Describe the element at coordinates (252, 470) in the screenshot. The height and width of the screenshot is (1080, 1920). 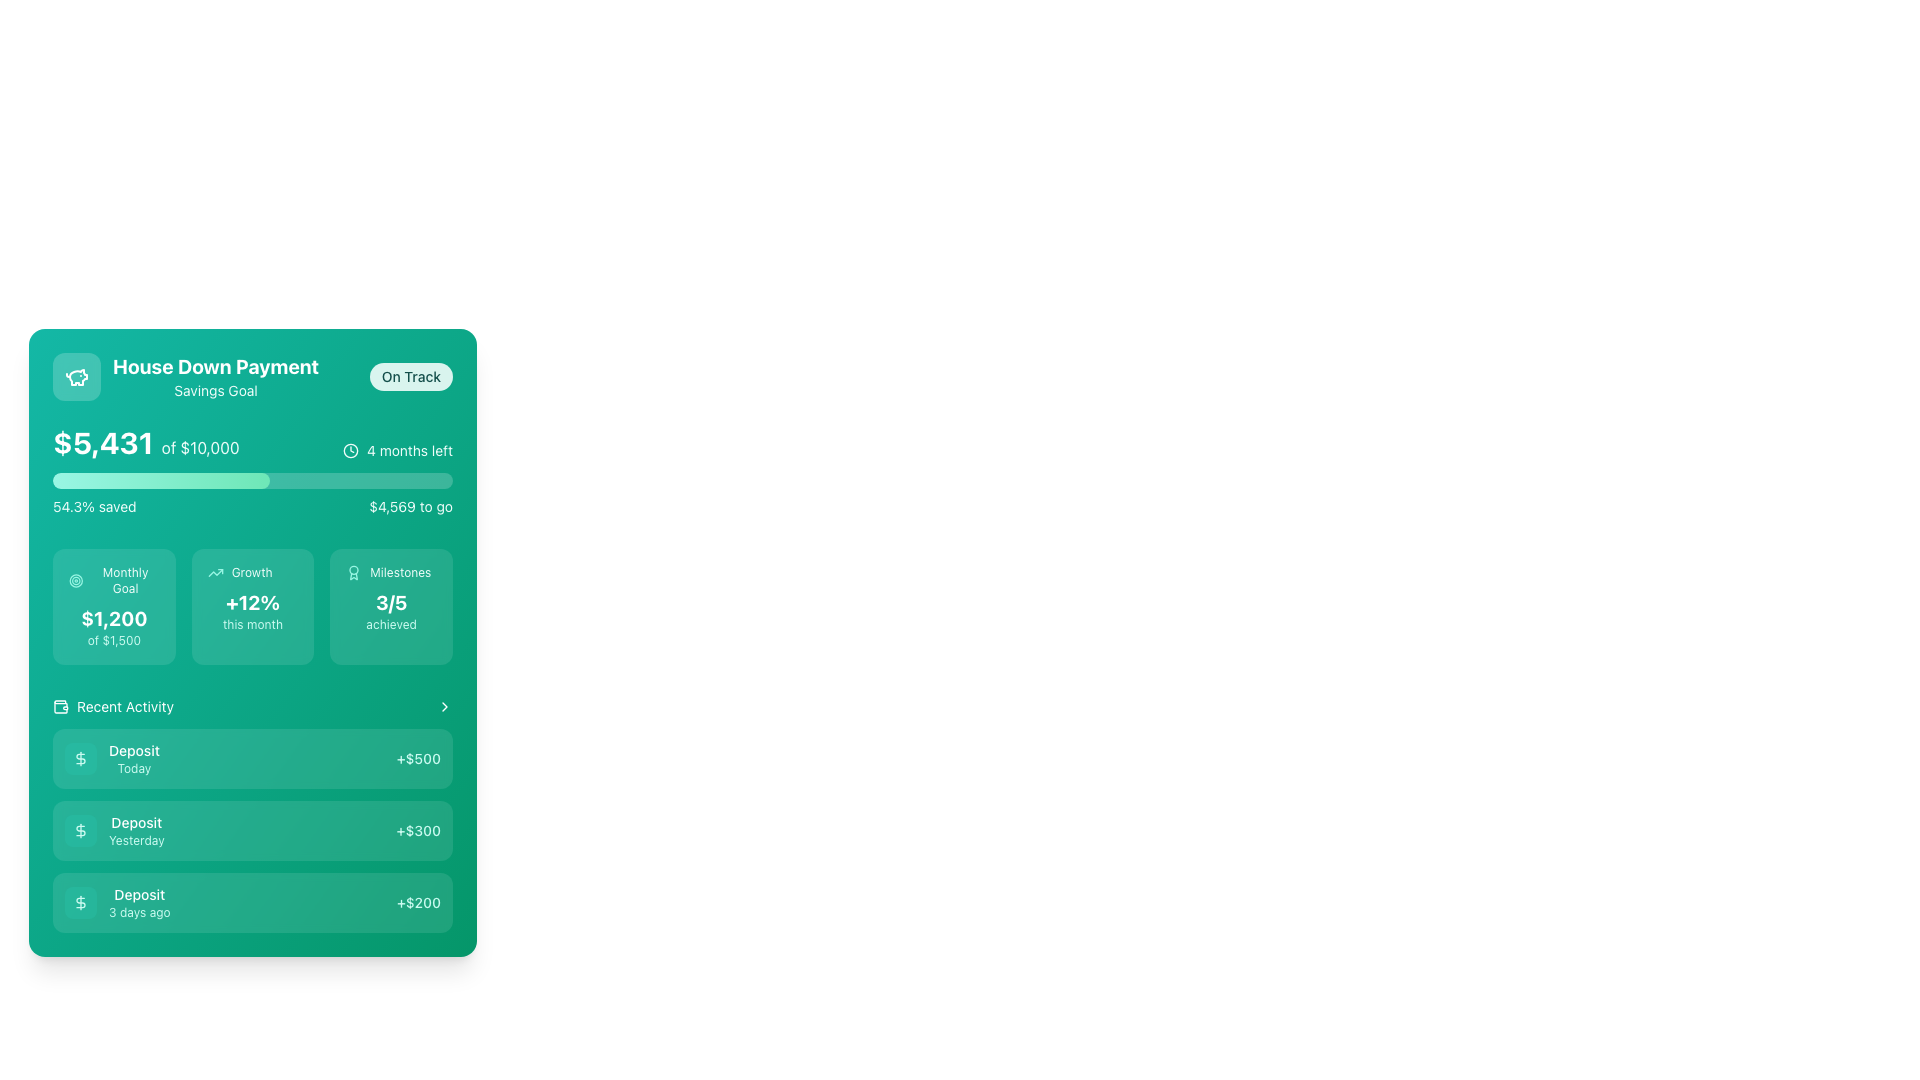
I see `the progress bar located below the title 'House Down Payment' in the main card-like section, which visually represents progress toward a financial savings goal` at that location.